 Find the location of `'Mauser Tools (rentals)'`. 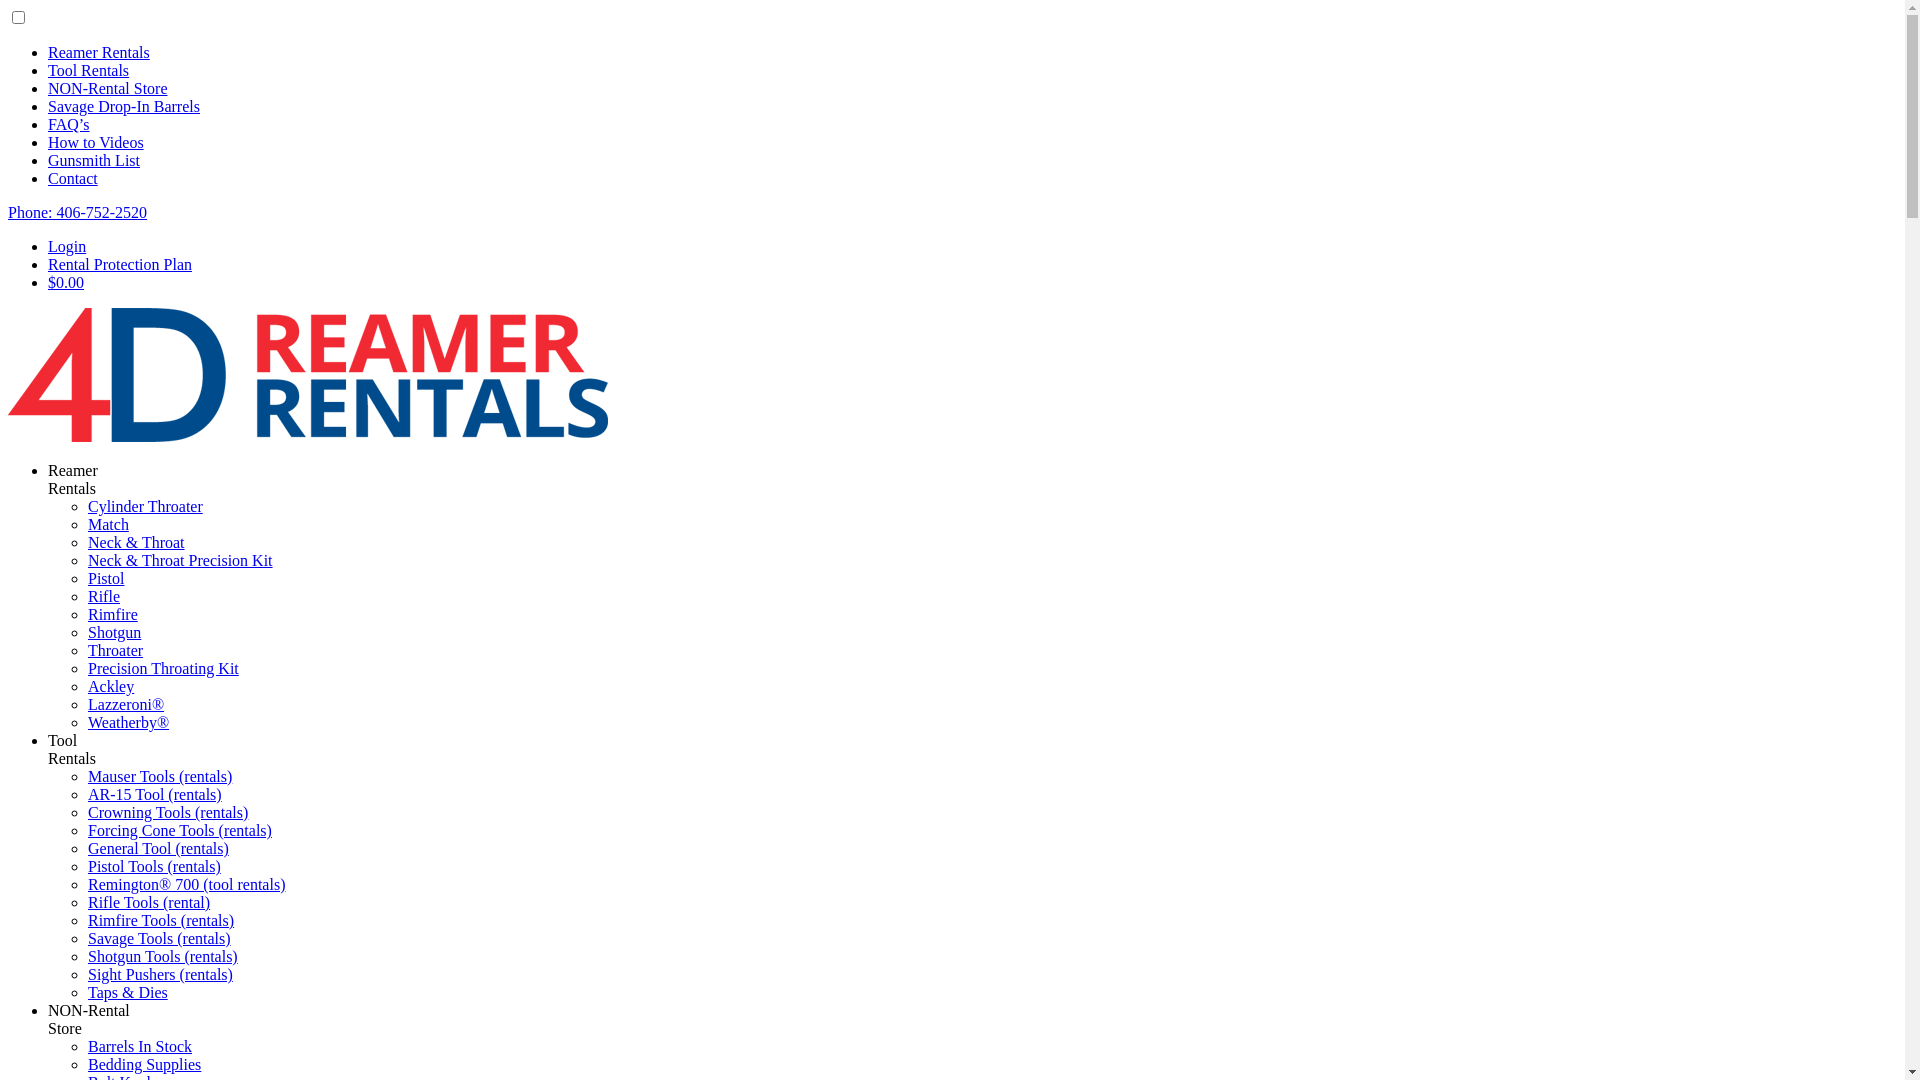

'Mauser Tools (rentals)' is located at coordinates (158, 775).